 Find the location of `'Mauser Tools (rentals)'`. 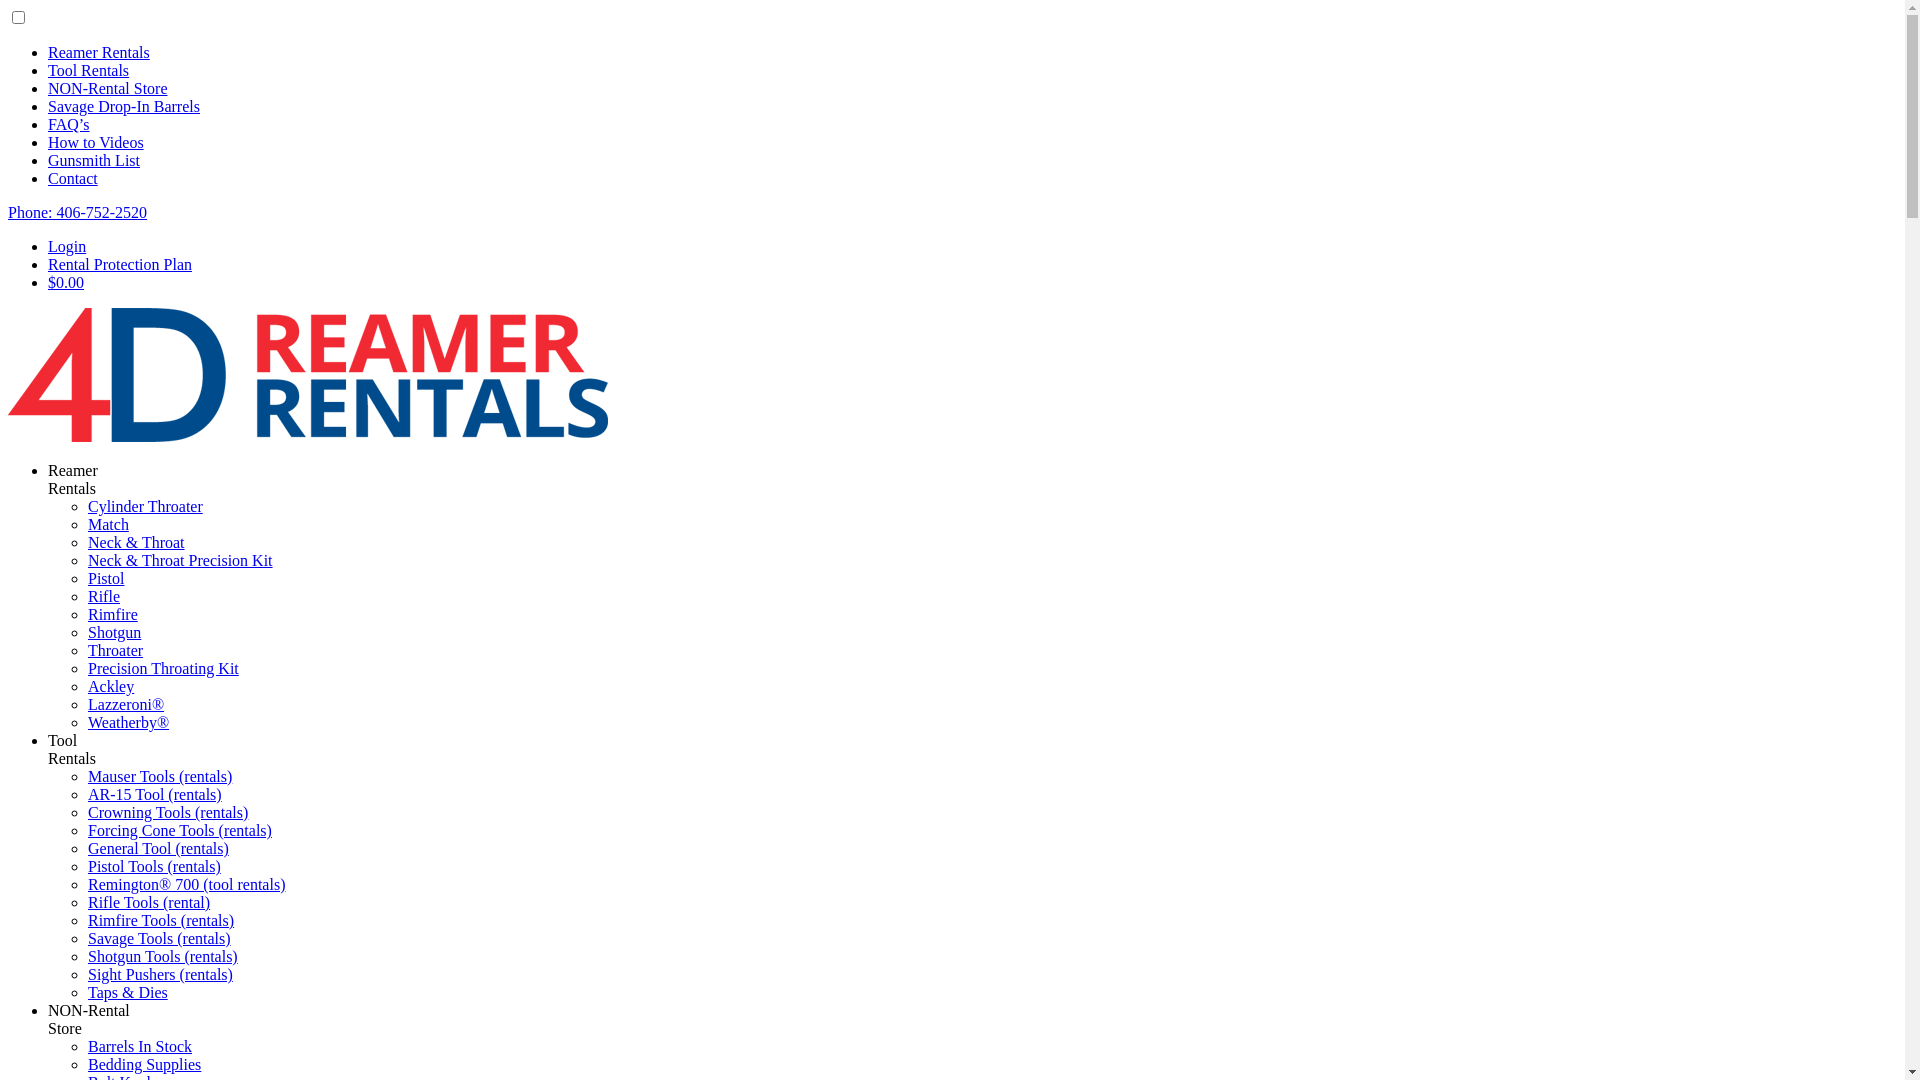

'Mauser Tools (rentals)' is located at coordinates (158, 775).